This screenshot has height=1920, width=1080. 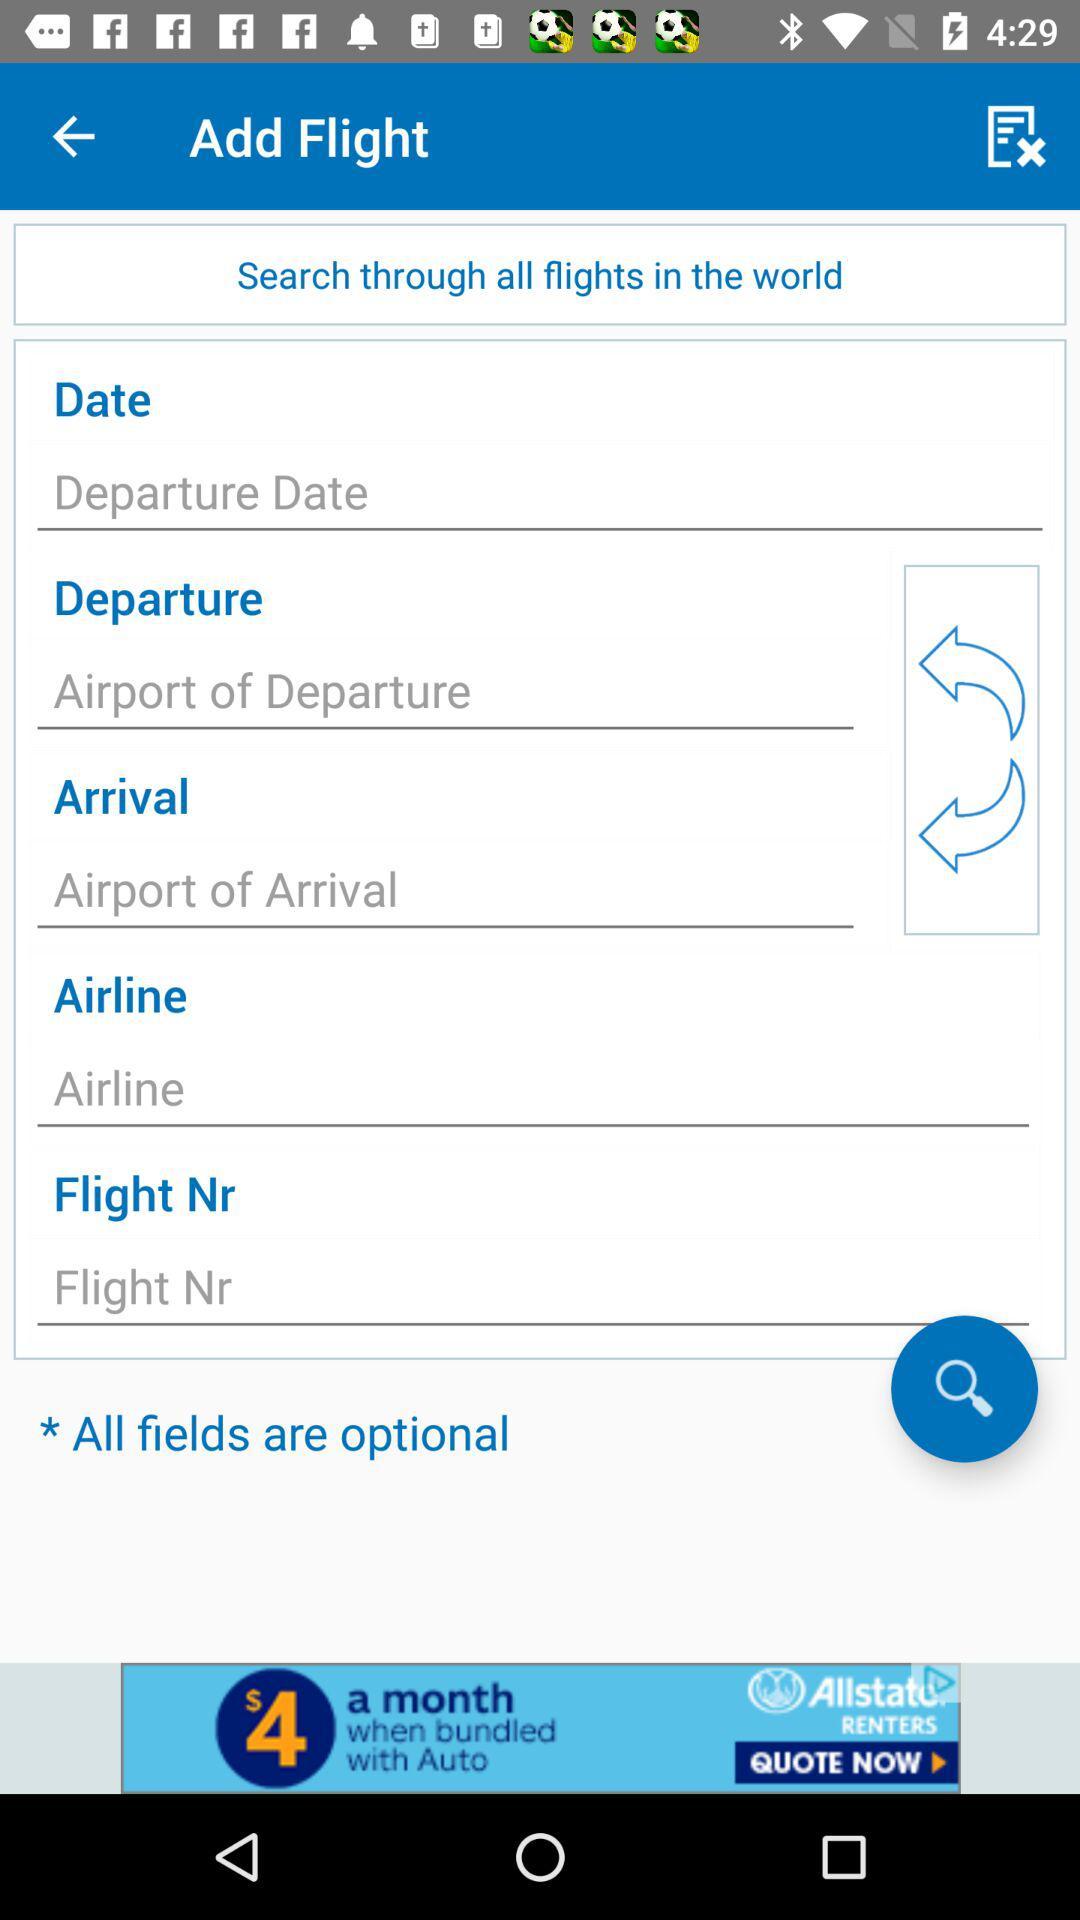 What do you see at coordinates (444, 893) in the screenshot?
I see `typing page` at bounding box center [444, 893].